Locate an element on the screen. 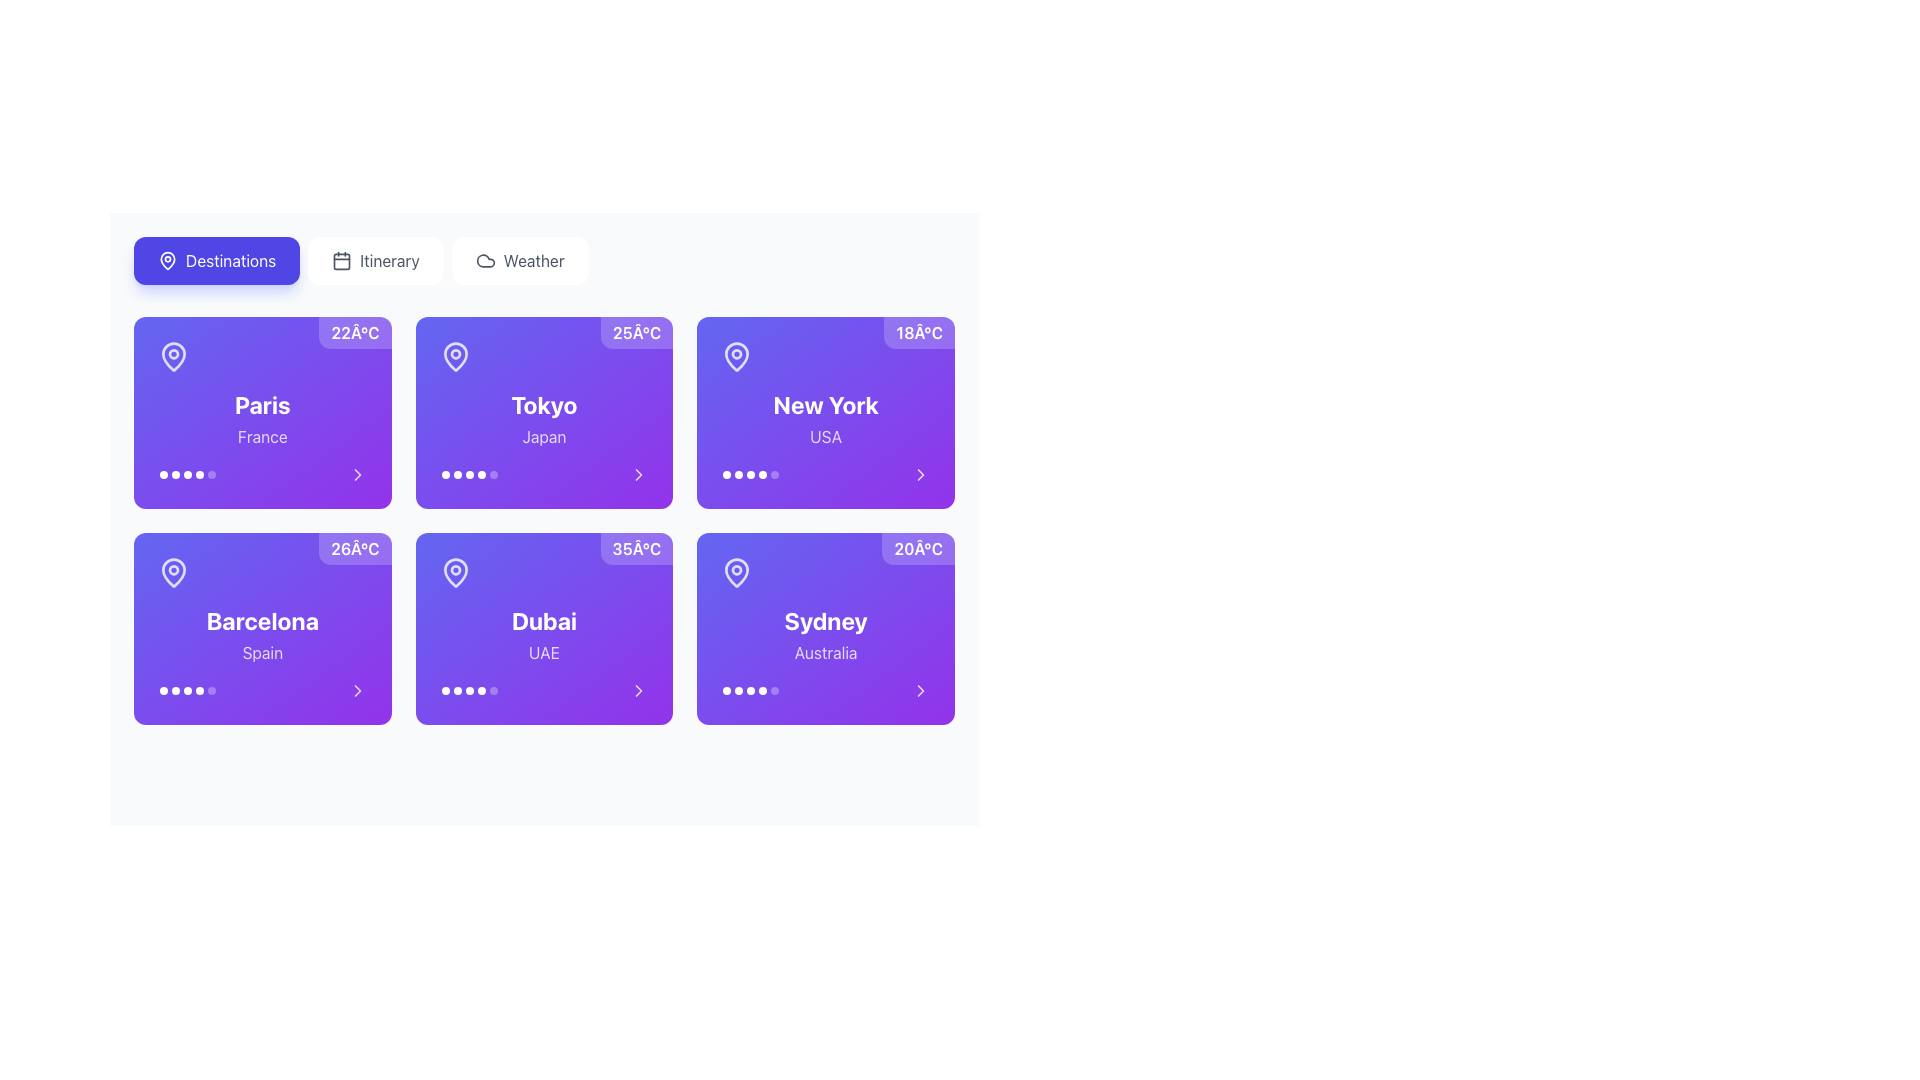 The height and width of the screenshot is (1080, 1920). the visual change of the pagination indicator dot located on the second row within the card layout labeled 'Tokyo, Japan', specifically positioned below the geographical label text during automatic navigation is located at coordinates (468, 474).